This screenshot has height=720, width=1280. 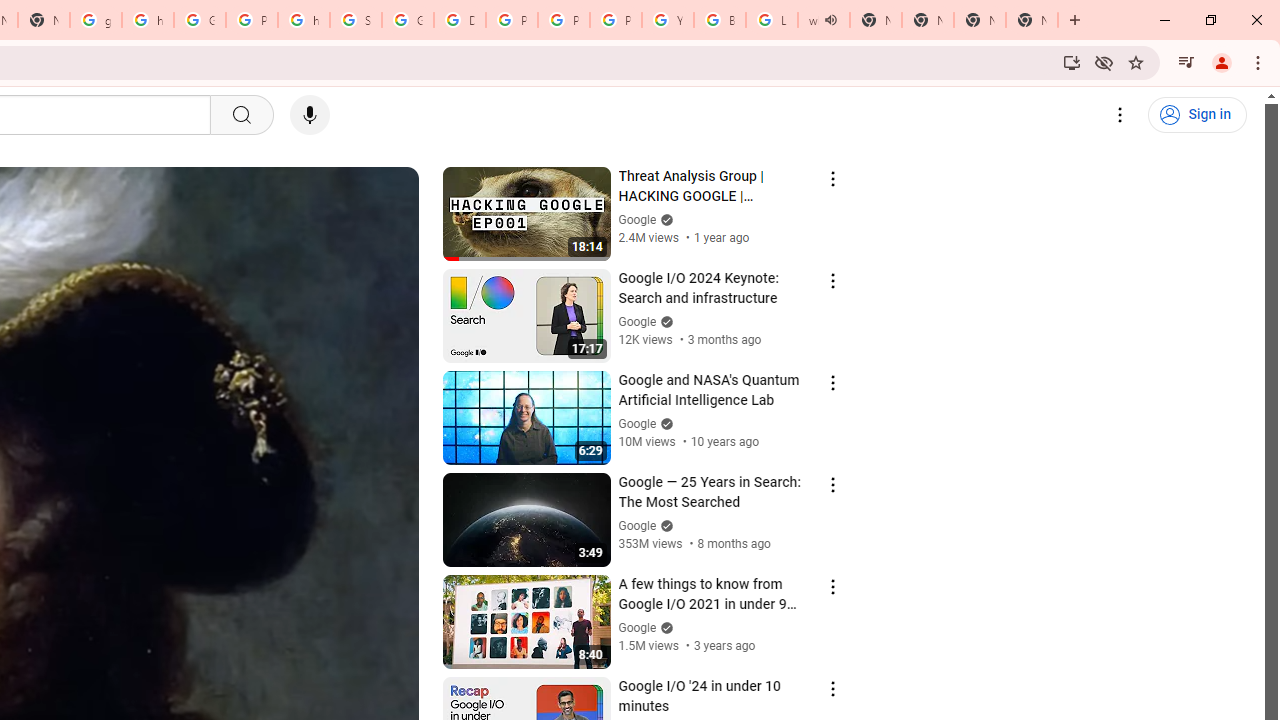 I want to click on 'Privacy Help Center - Policies Help', so click(x=512, y=20).